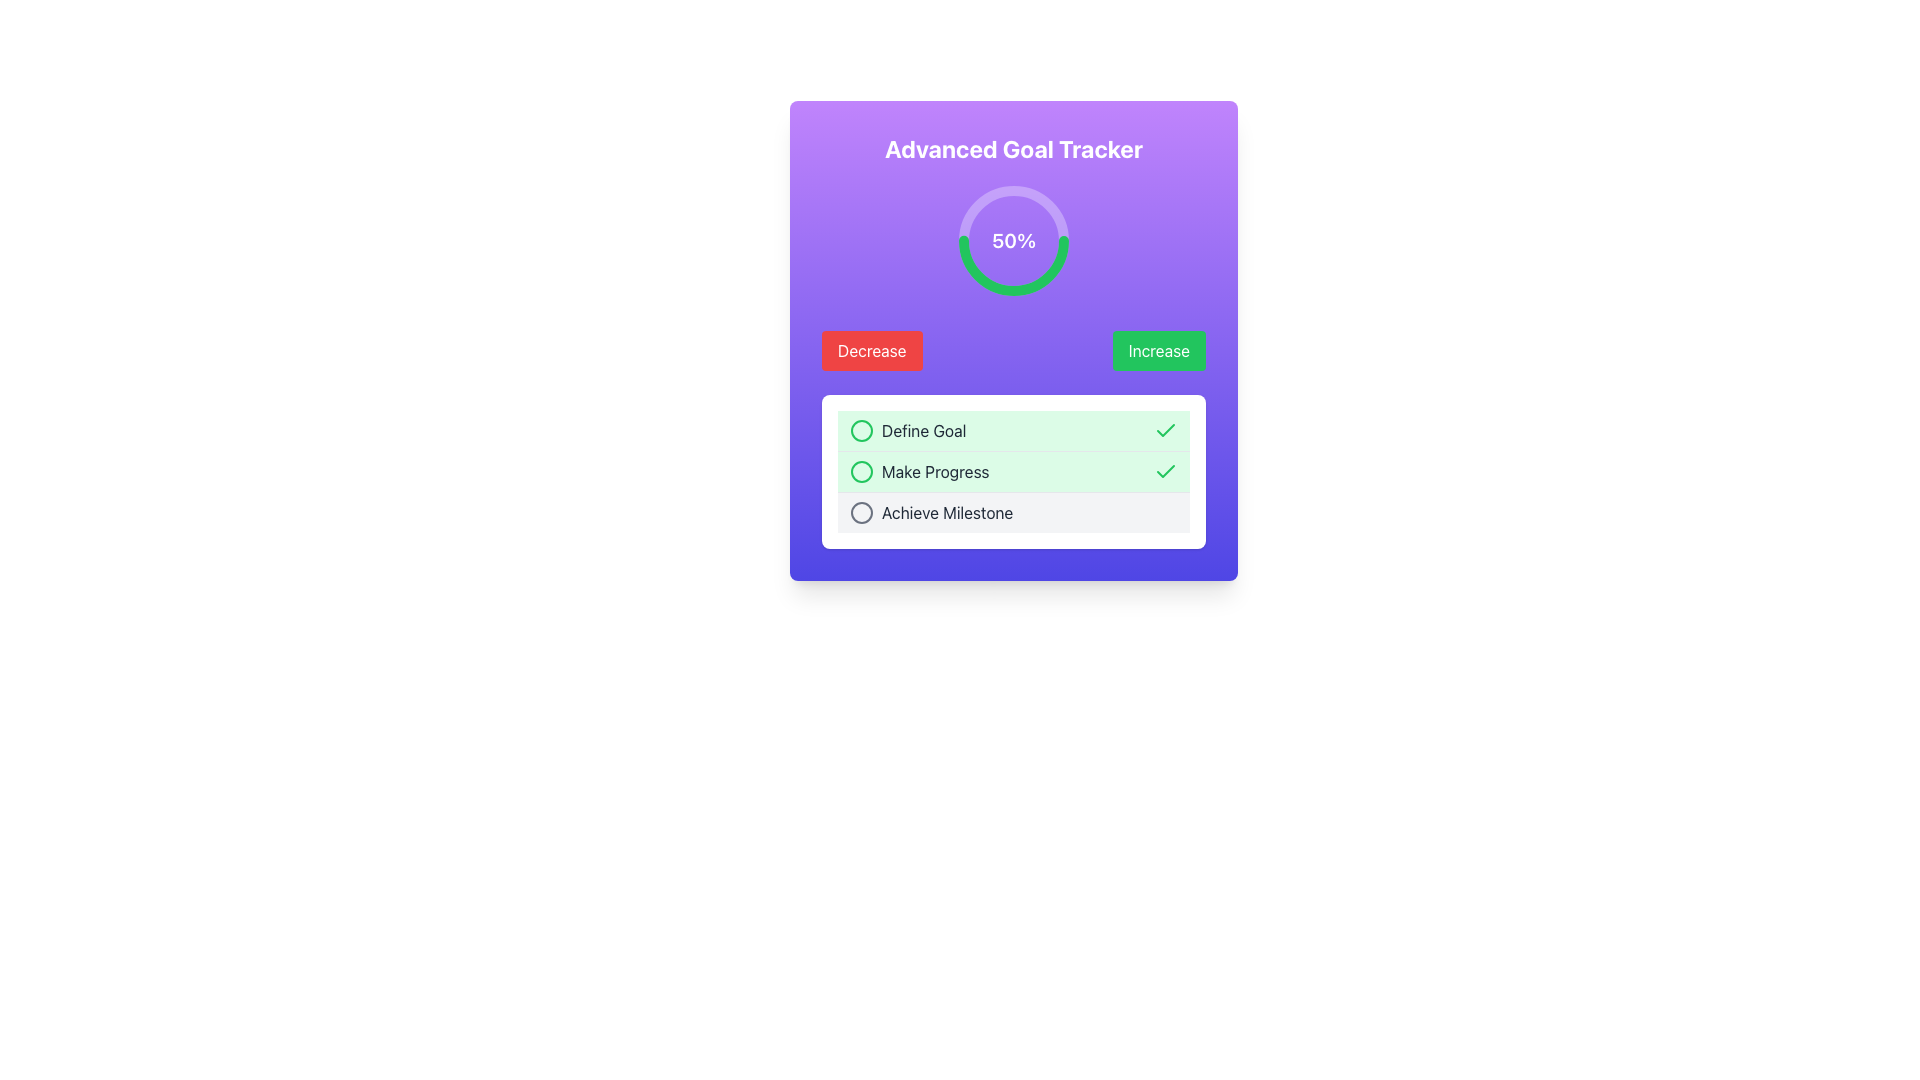  What do you see at coordinates (872, 350) in the screenshot?
I see `the leftmost rectangular button with a red background and white text that reads 'Decrease' to decrease the value` at bounding box center [872, 350].